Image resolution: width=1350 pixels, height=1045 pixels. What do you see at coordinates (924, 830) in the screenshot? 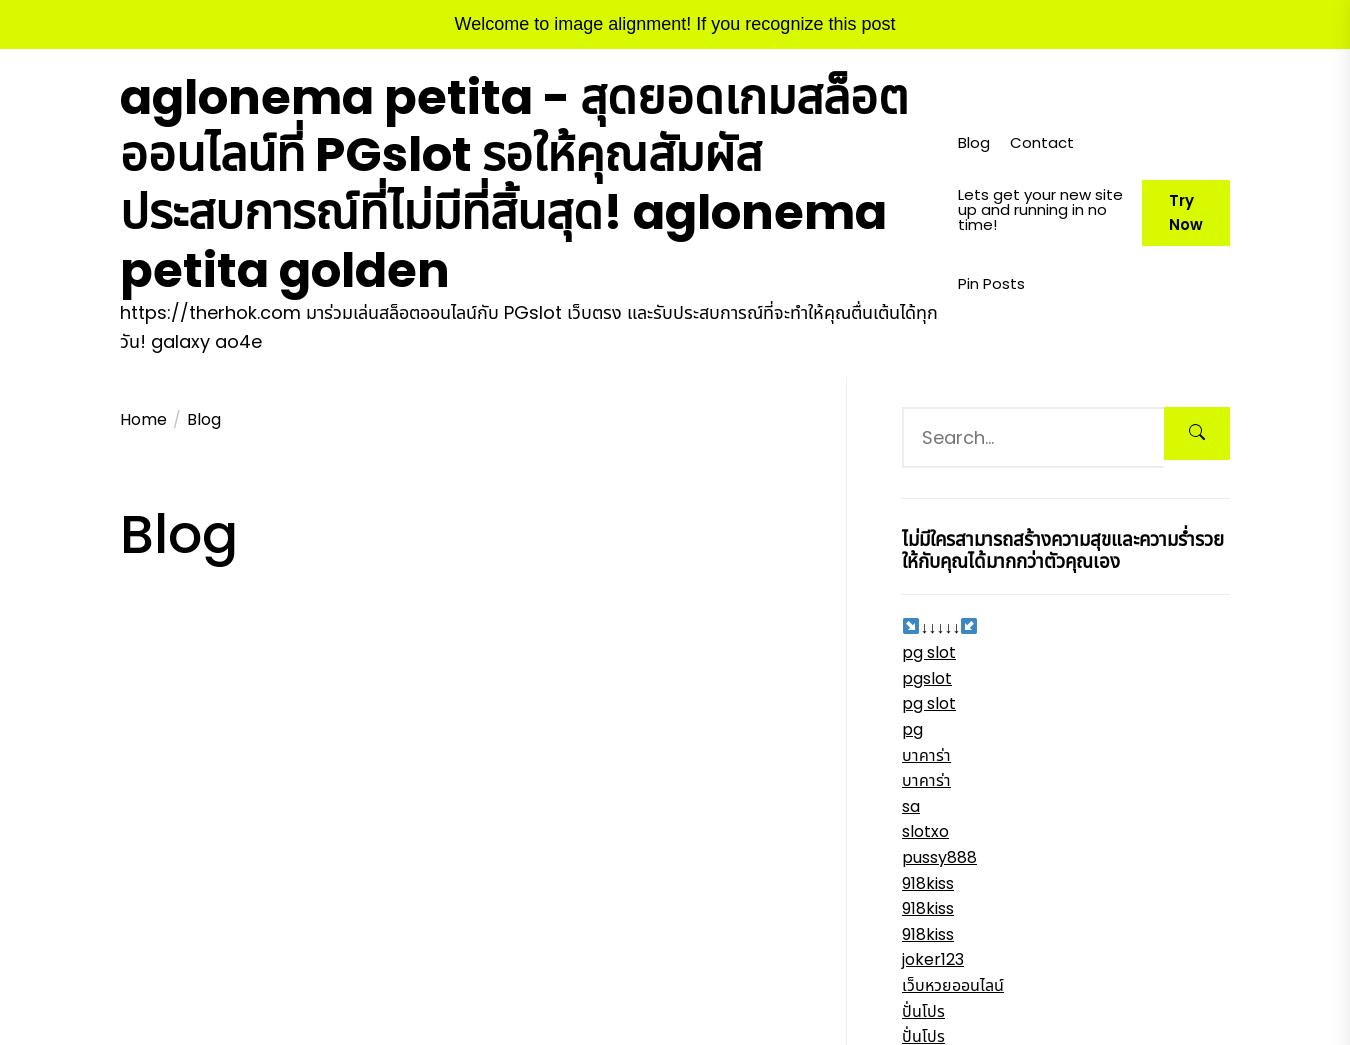
I see `'slotxo'` at bounding box center [924, 830].